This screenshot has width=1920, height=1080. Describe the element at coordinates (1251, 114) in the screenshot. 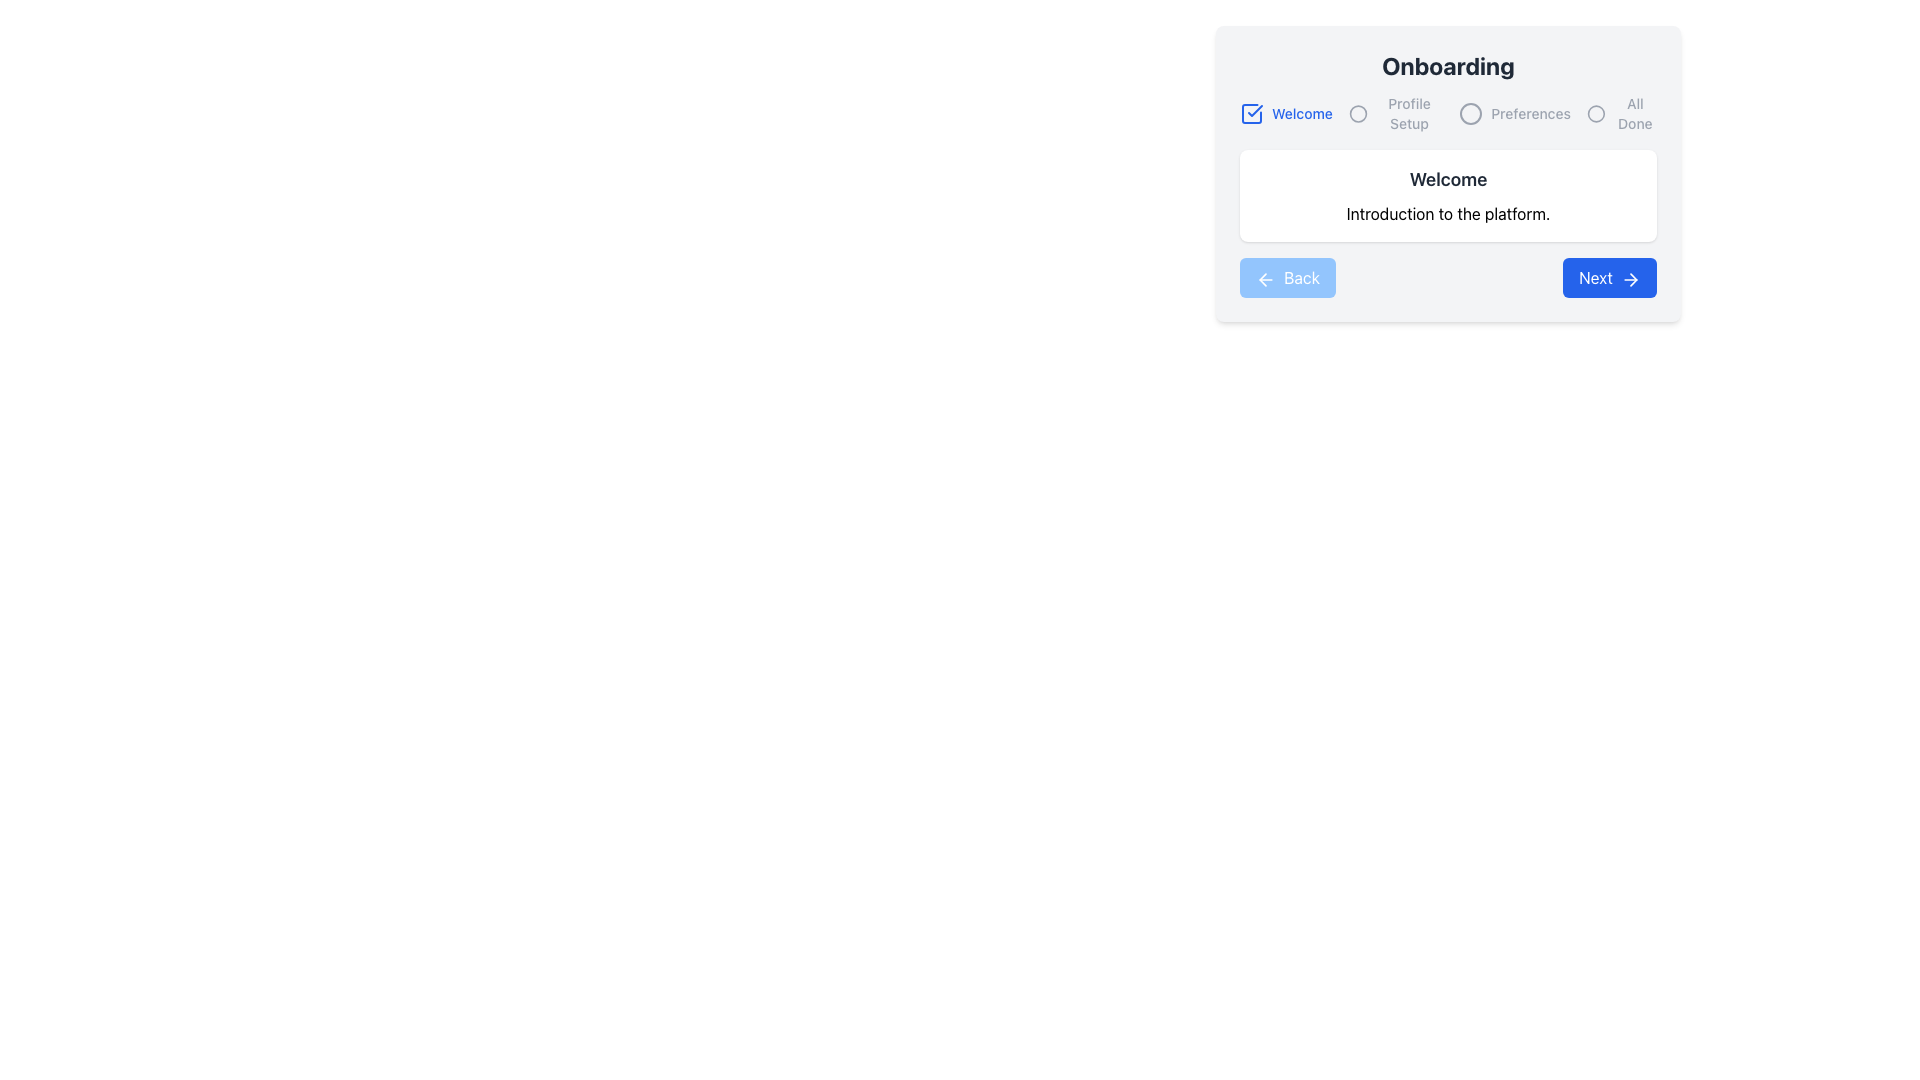

I see `the blue checkmark icon inside a rounded square located near the top left corner of the 'Welcome' section in the onboarding interface, to the left of the 'Welcome' text label` at that location.